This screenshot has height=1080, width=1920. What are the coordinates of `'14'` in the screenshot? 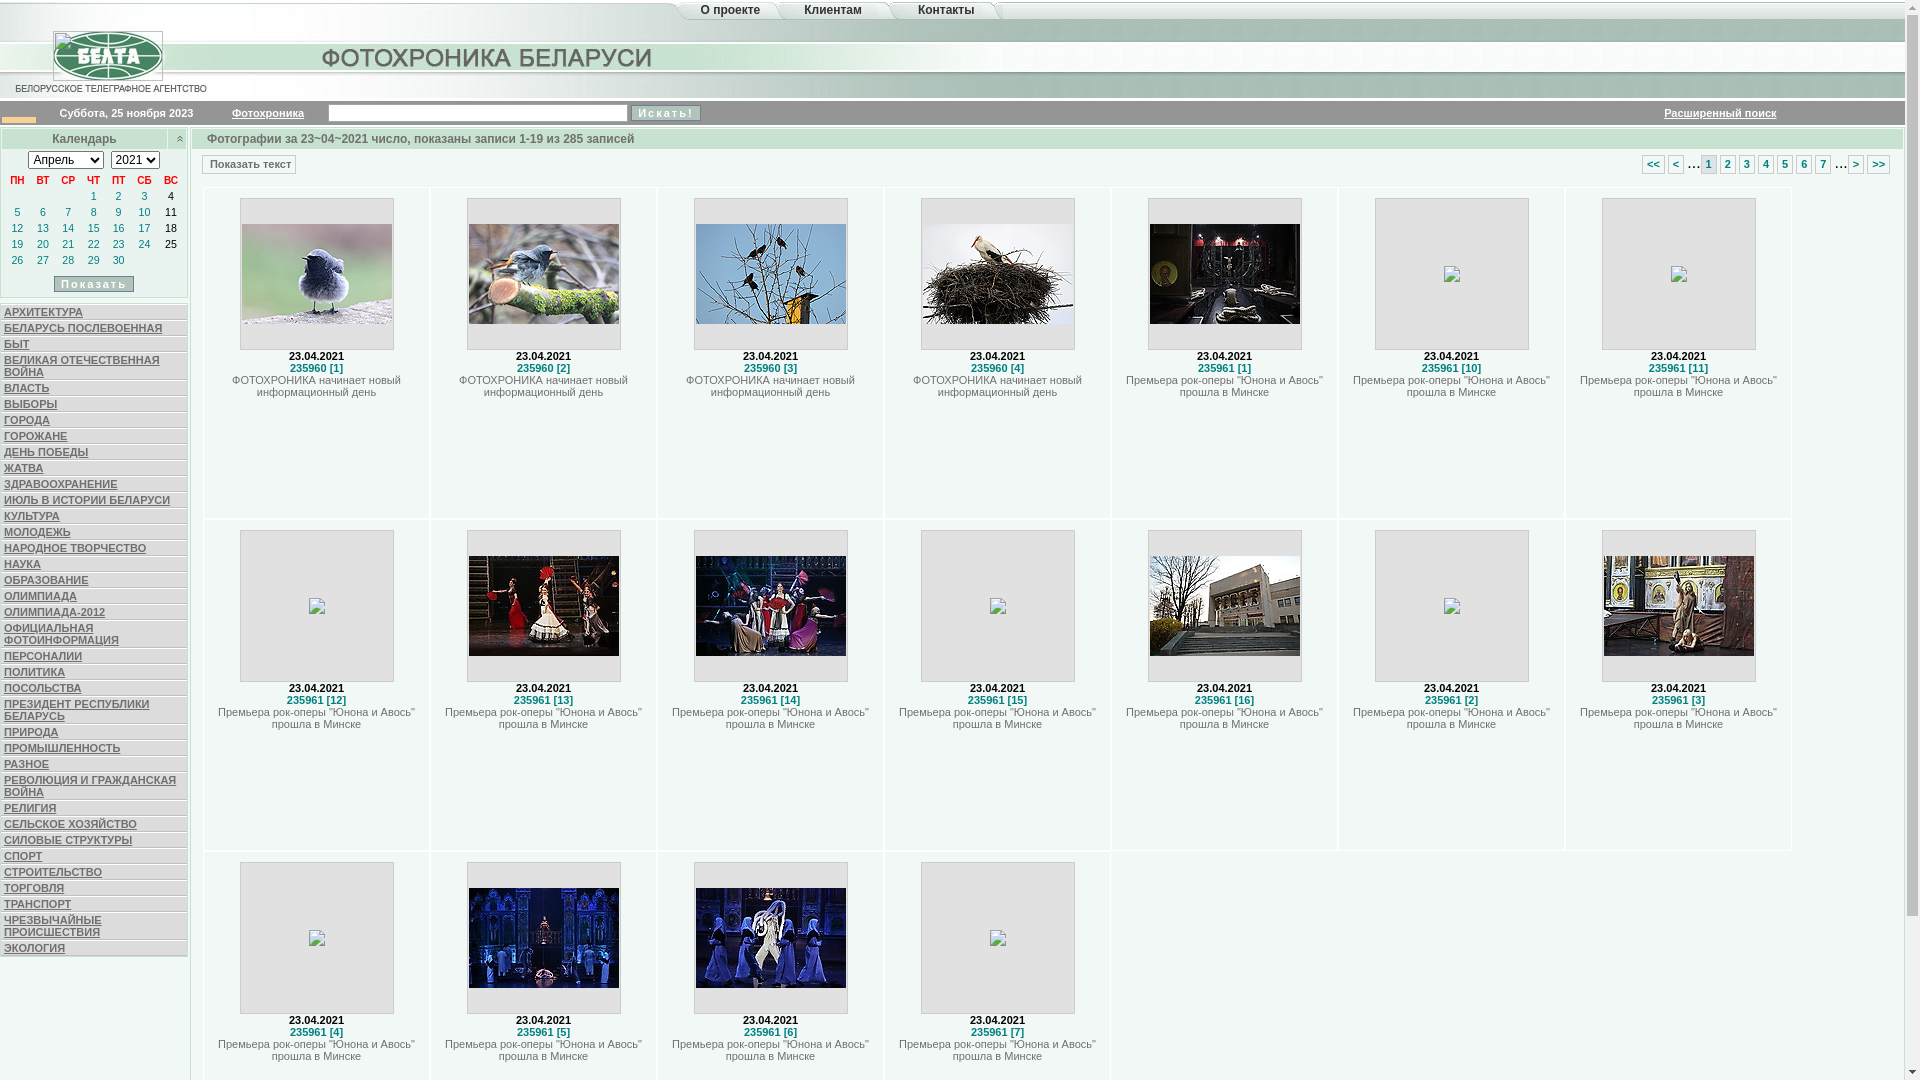 It's located at (62, 226).